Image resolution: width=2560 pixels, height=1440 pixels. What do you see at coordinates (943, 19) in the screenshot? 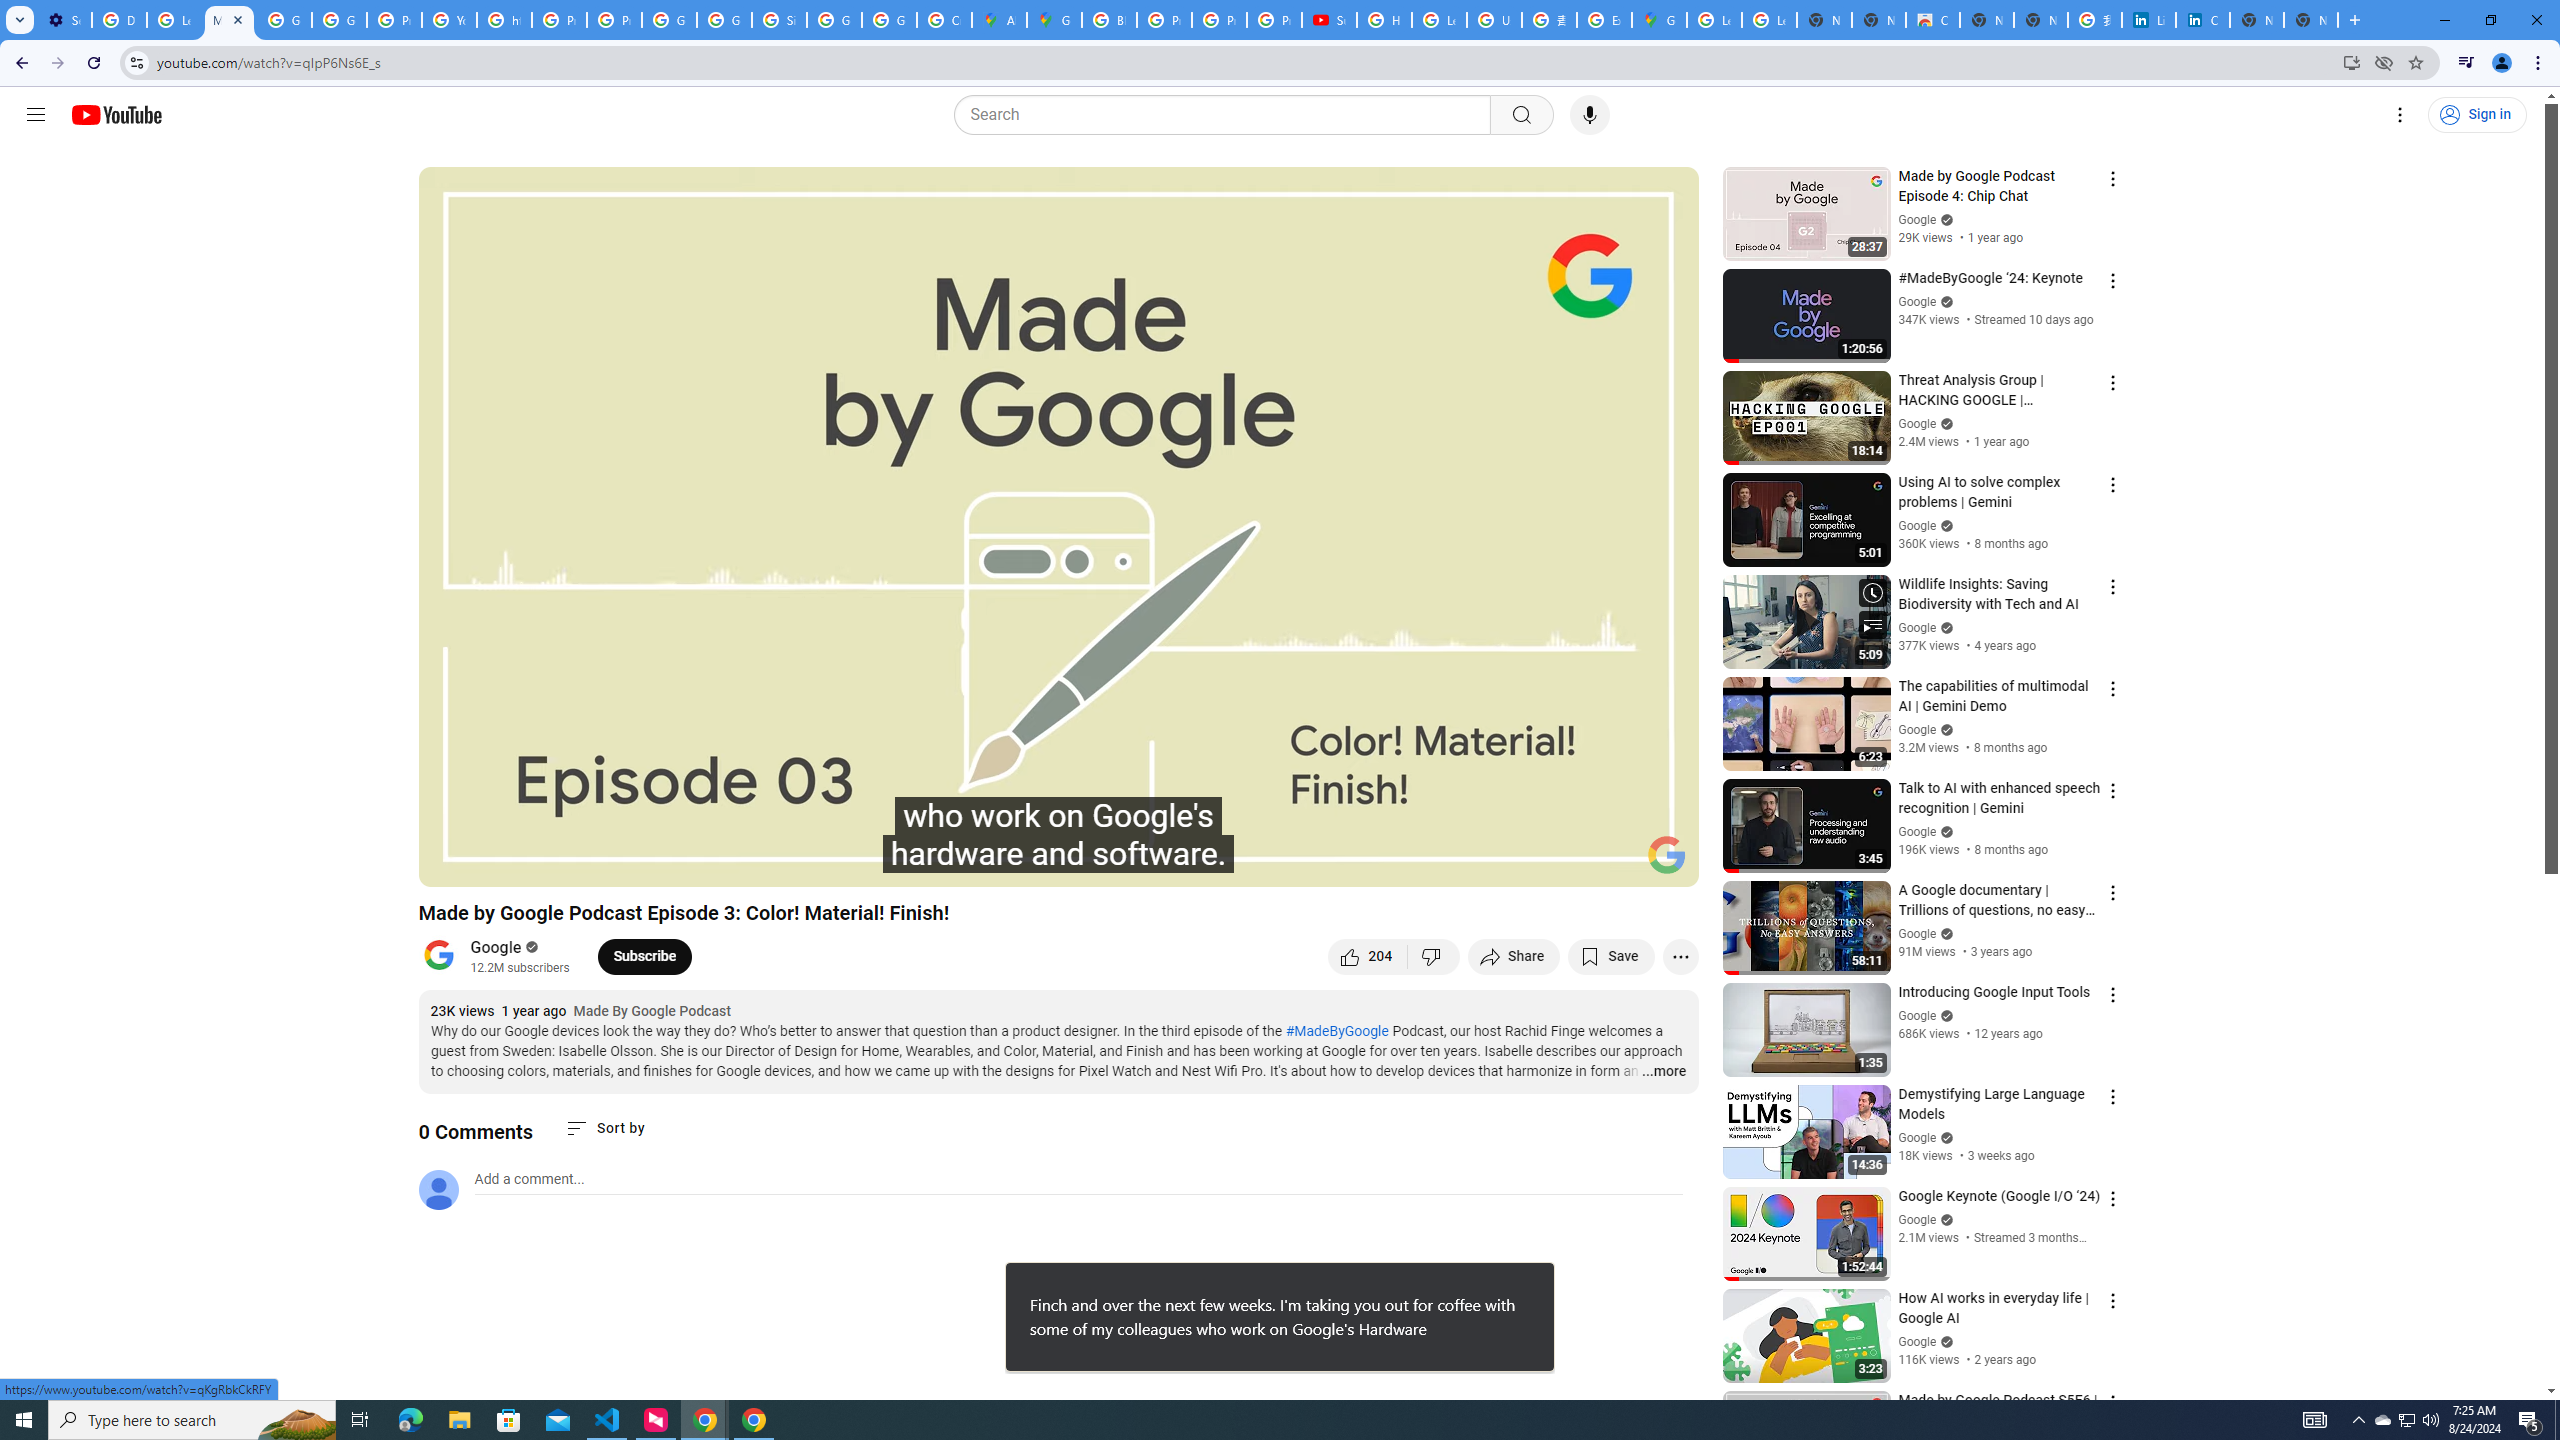
I see `'Create your Google Account'` at bounding box center [943, 19].